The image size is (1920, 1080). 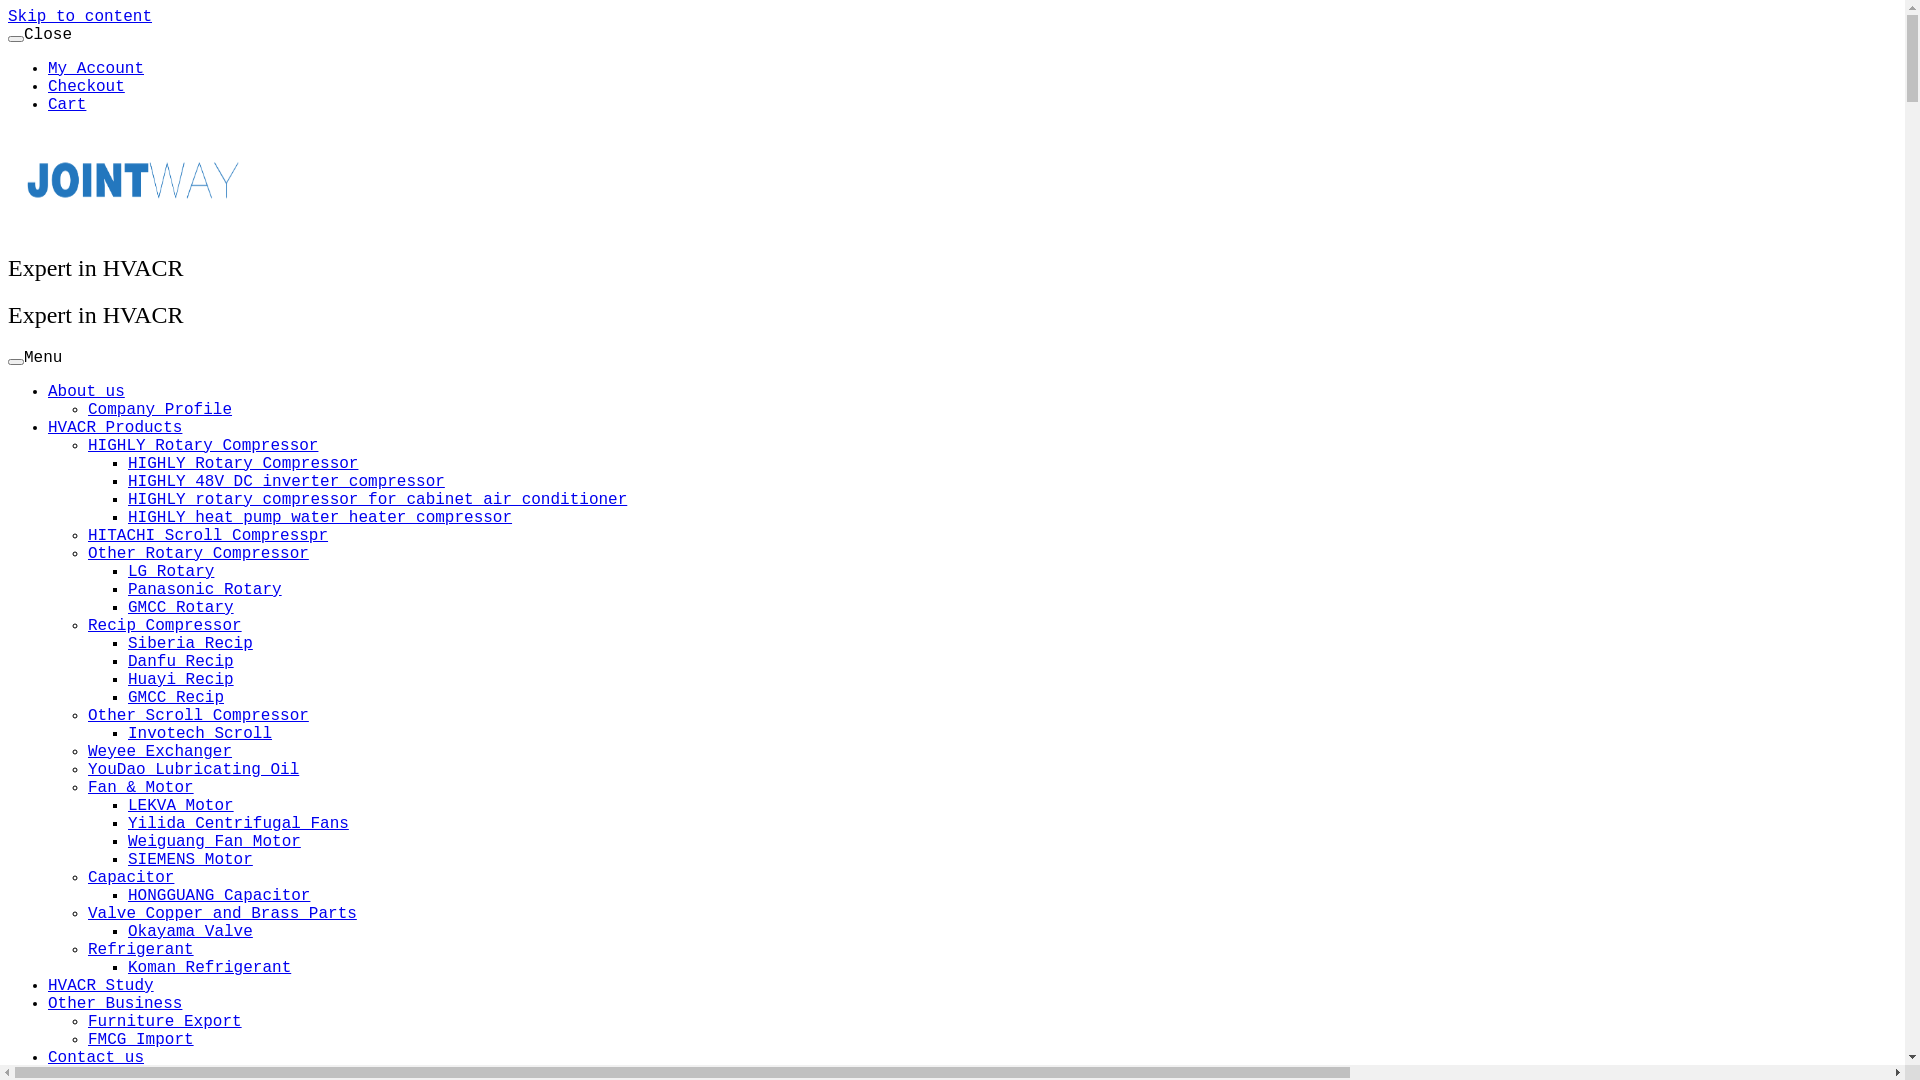 I want to click on 'Danfu Recip', so click(x=181, y=662).